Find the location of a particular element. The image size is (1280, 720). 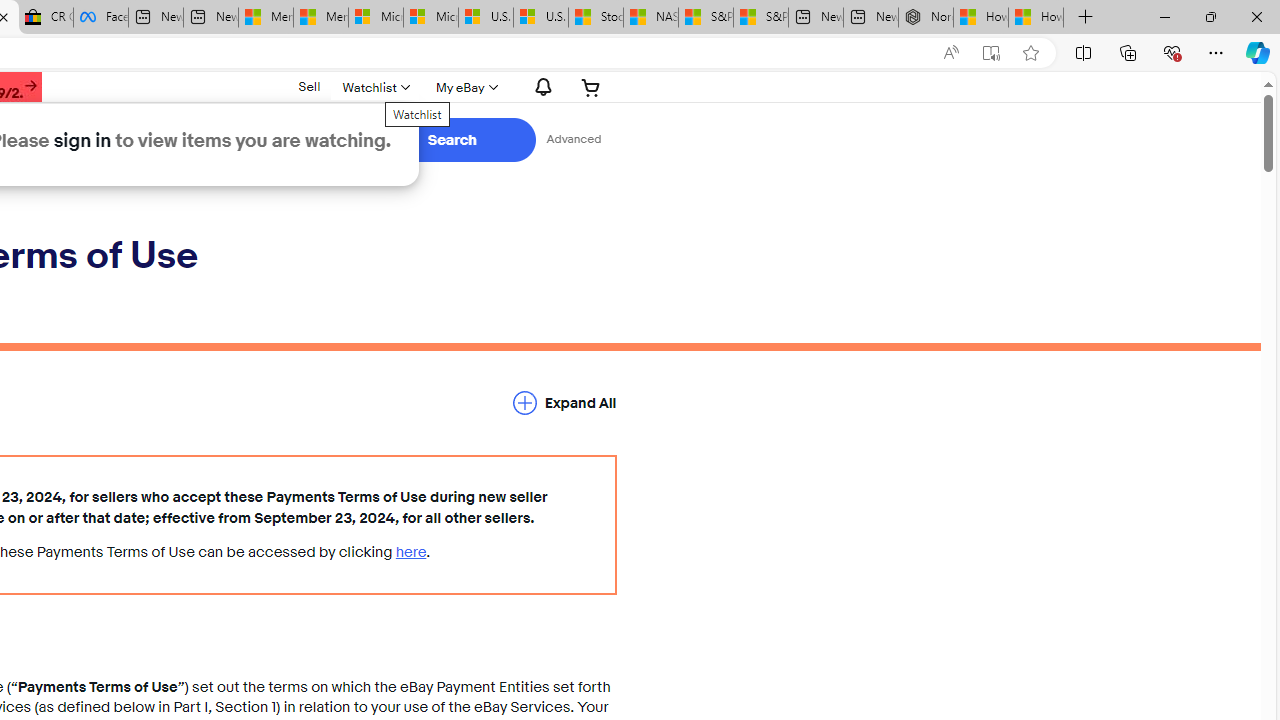

'Your shopping cart' is located at coordinates (590, 86).